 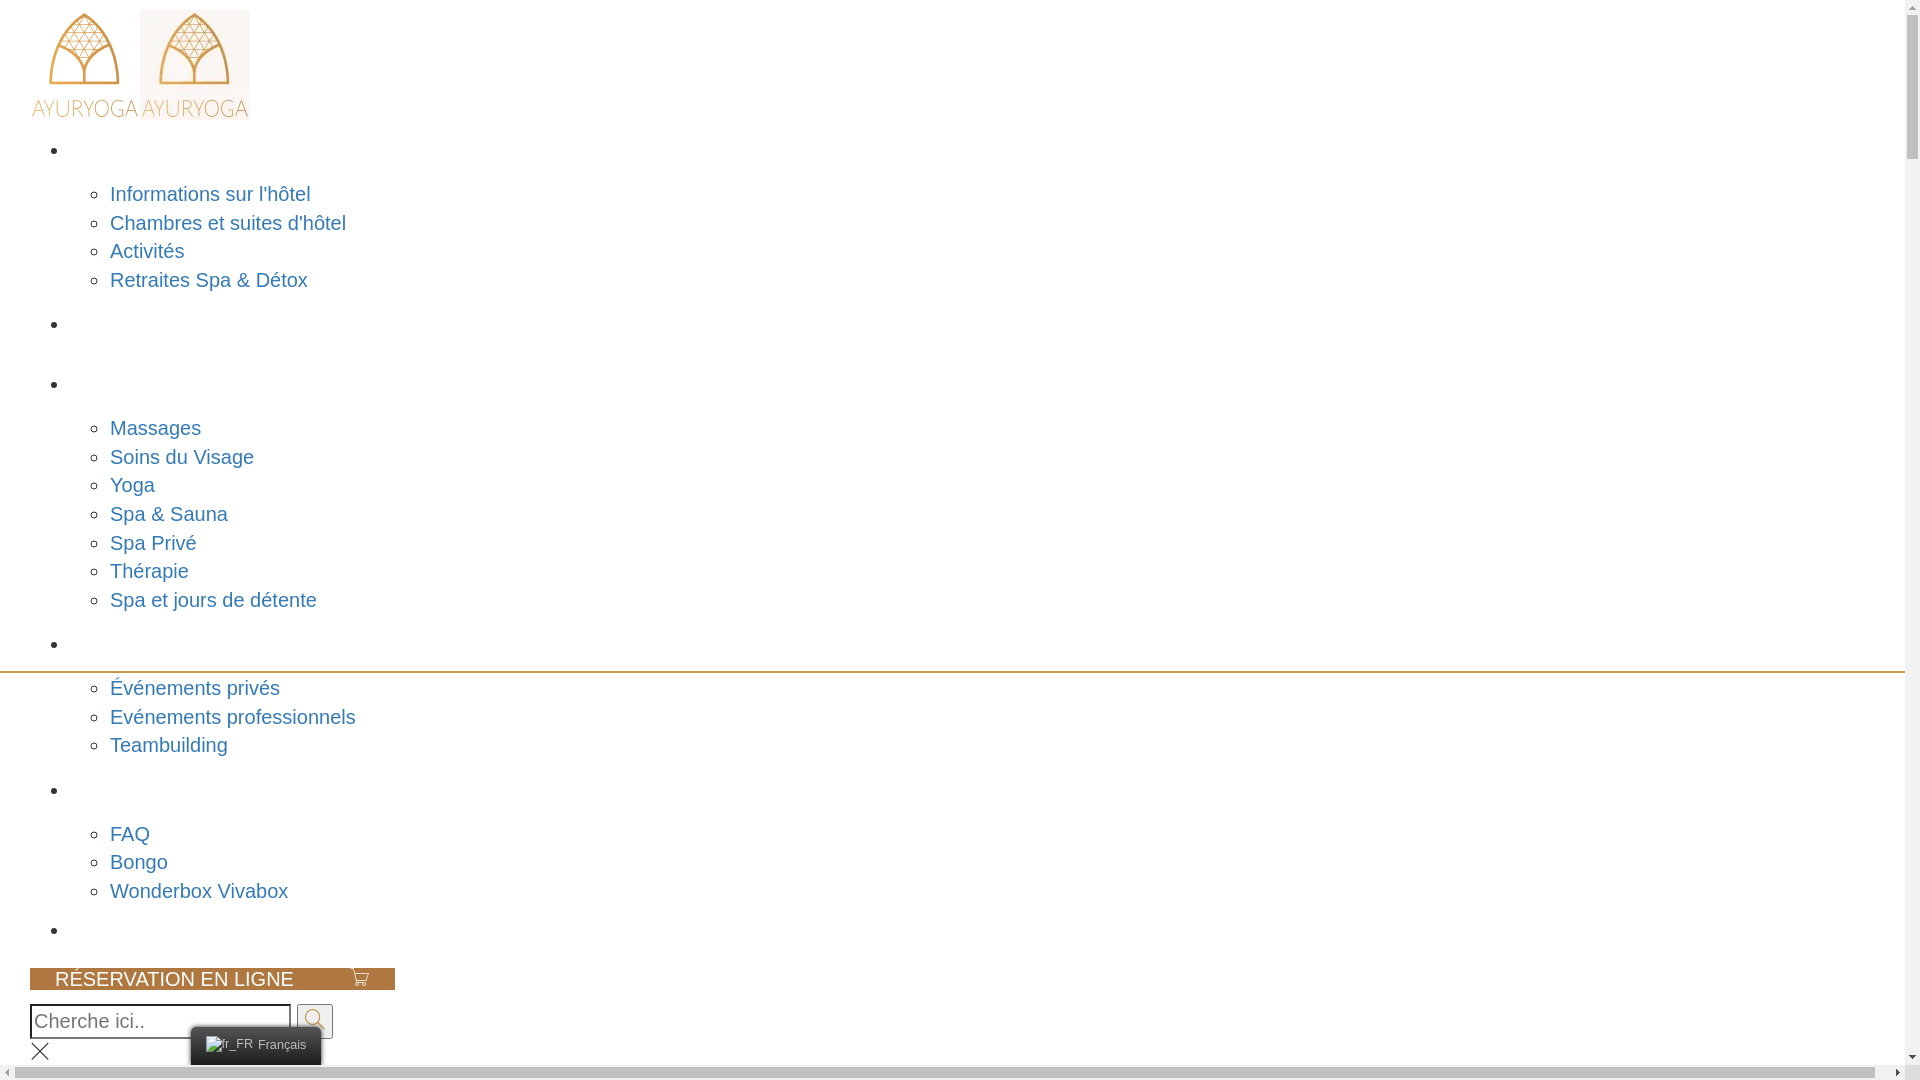 I want to click on 'Massages', so click(x=154, y=427).